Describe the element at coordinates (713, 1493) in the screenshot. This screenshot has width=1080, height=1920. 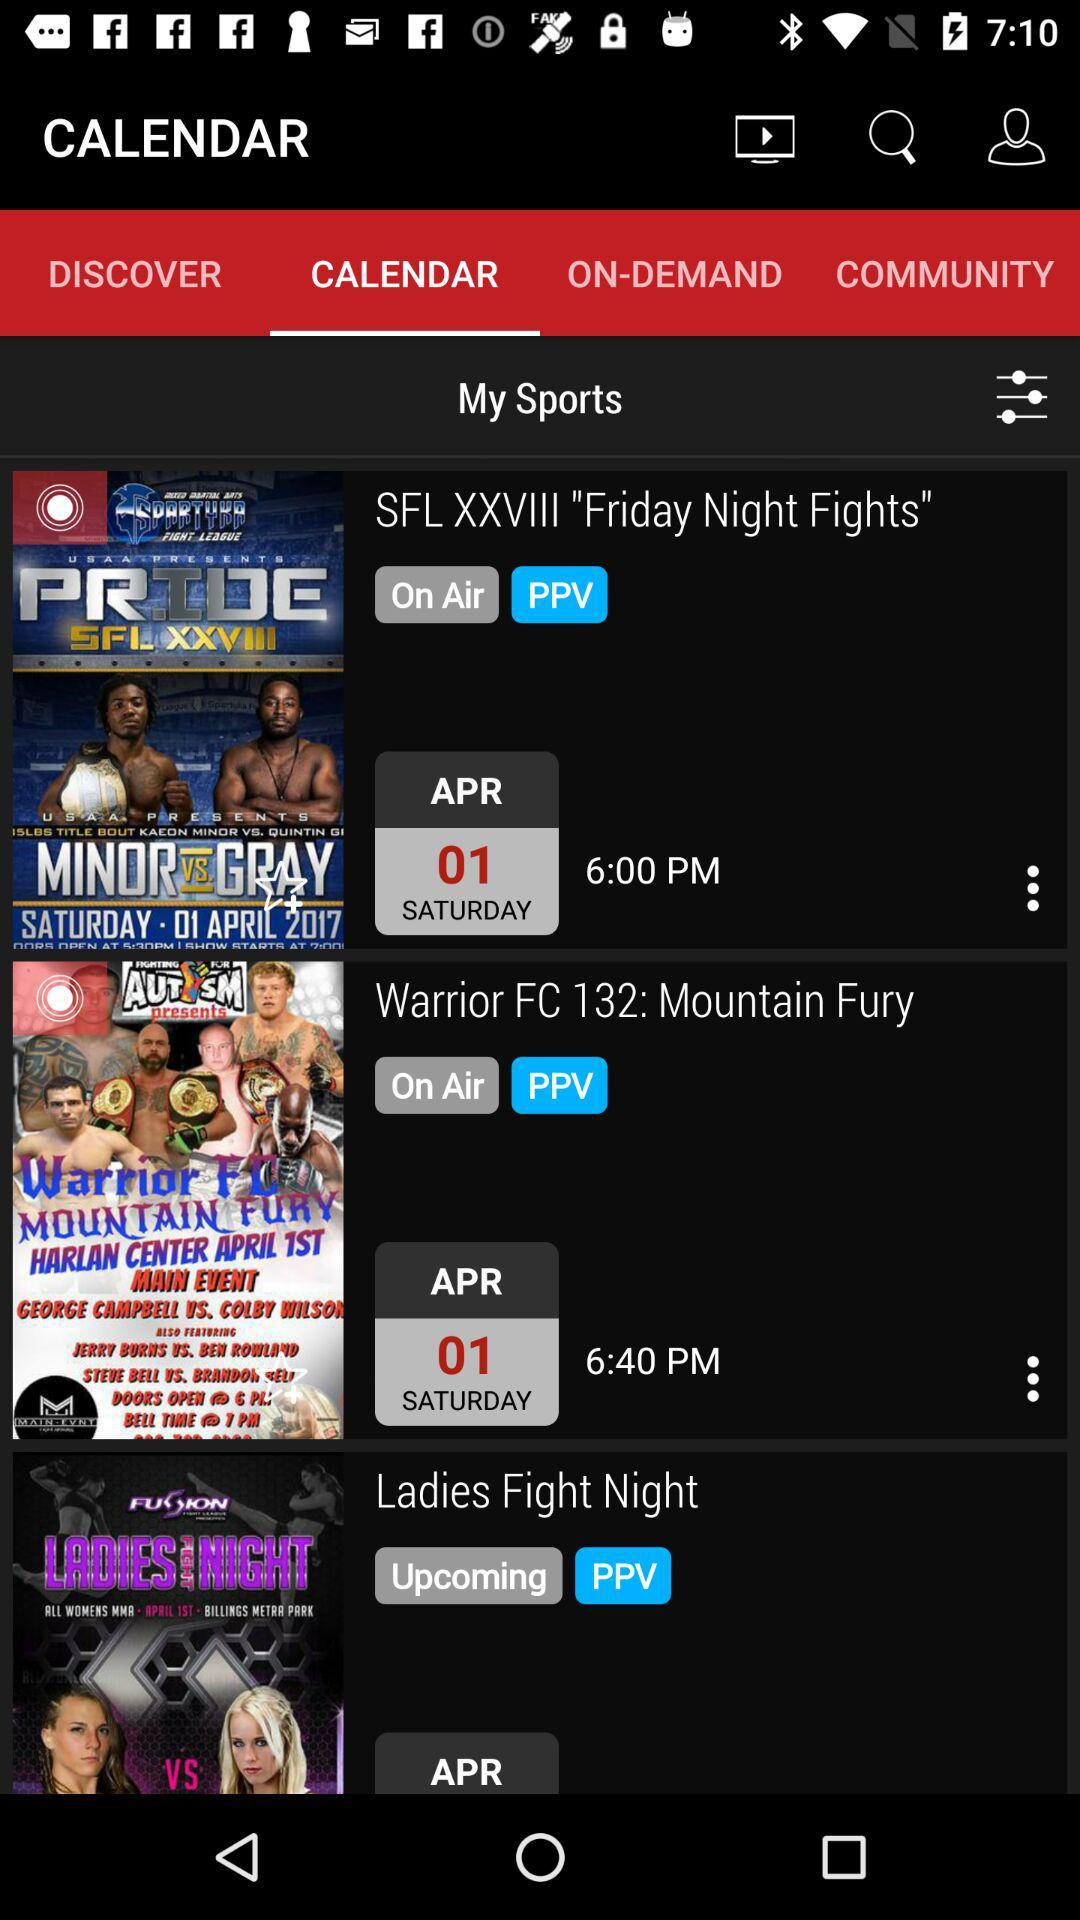
I see `item above the upcoming item` at that location.